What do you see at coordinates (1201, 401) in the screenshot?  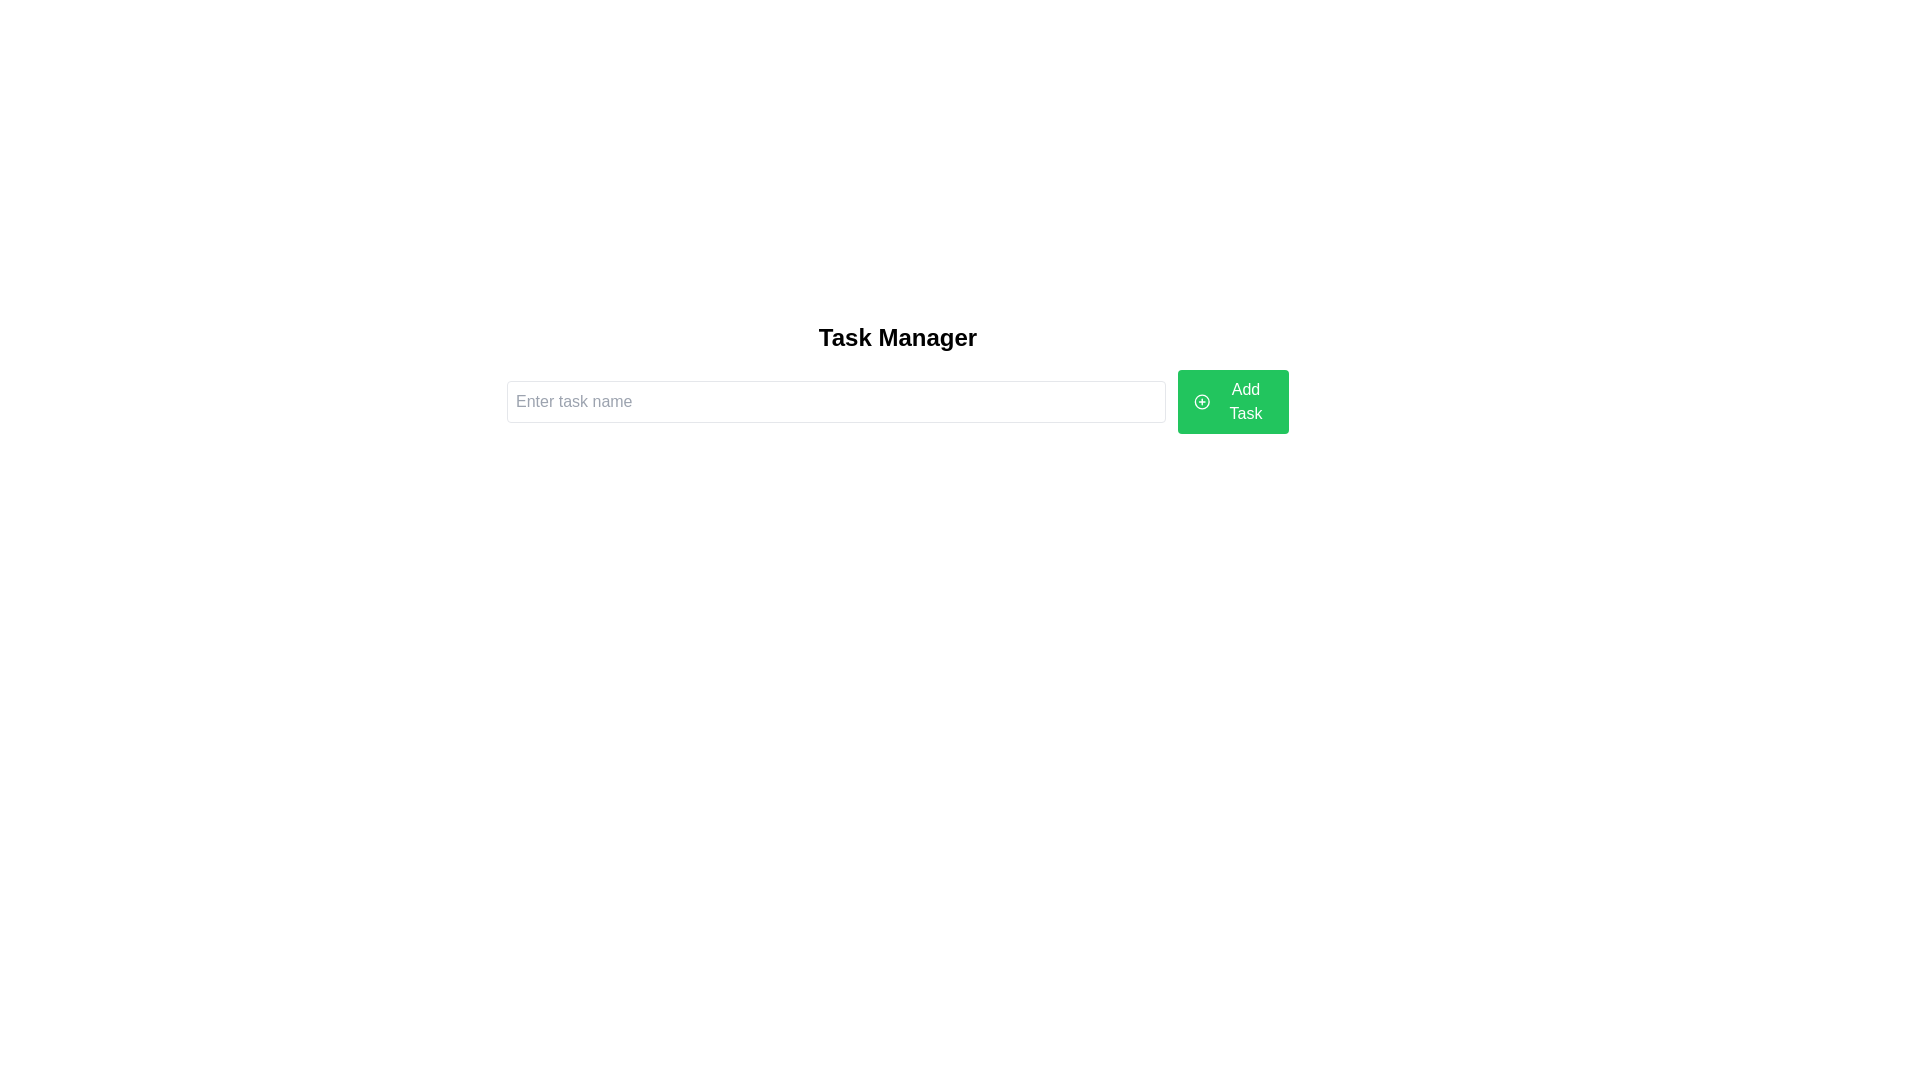 I see `circular icon with a plus sign inside, which is part of the 'Add Task' green button, located on the right side of the header` at bounding box center [1201, 401].